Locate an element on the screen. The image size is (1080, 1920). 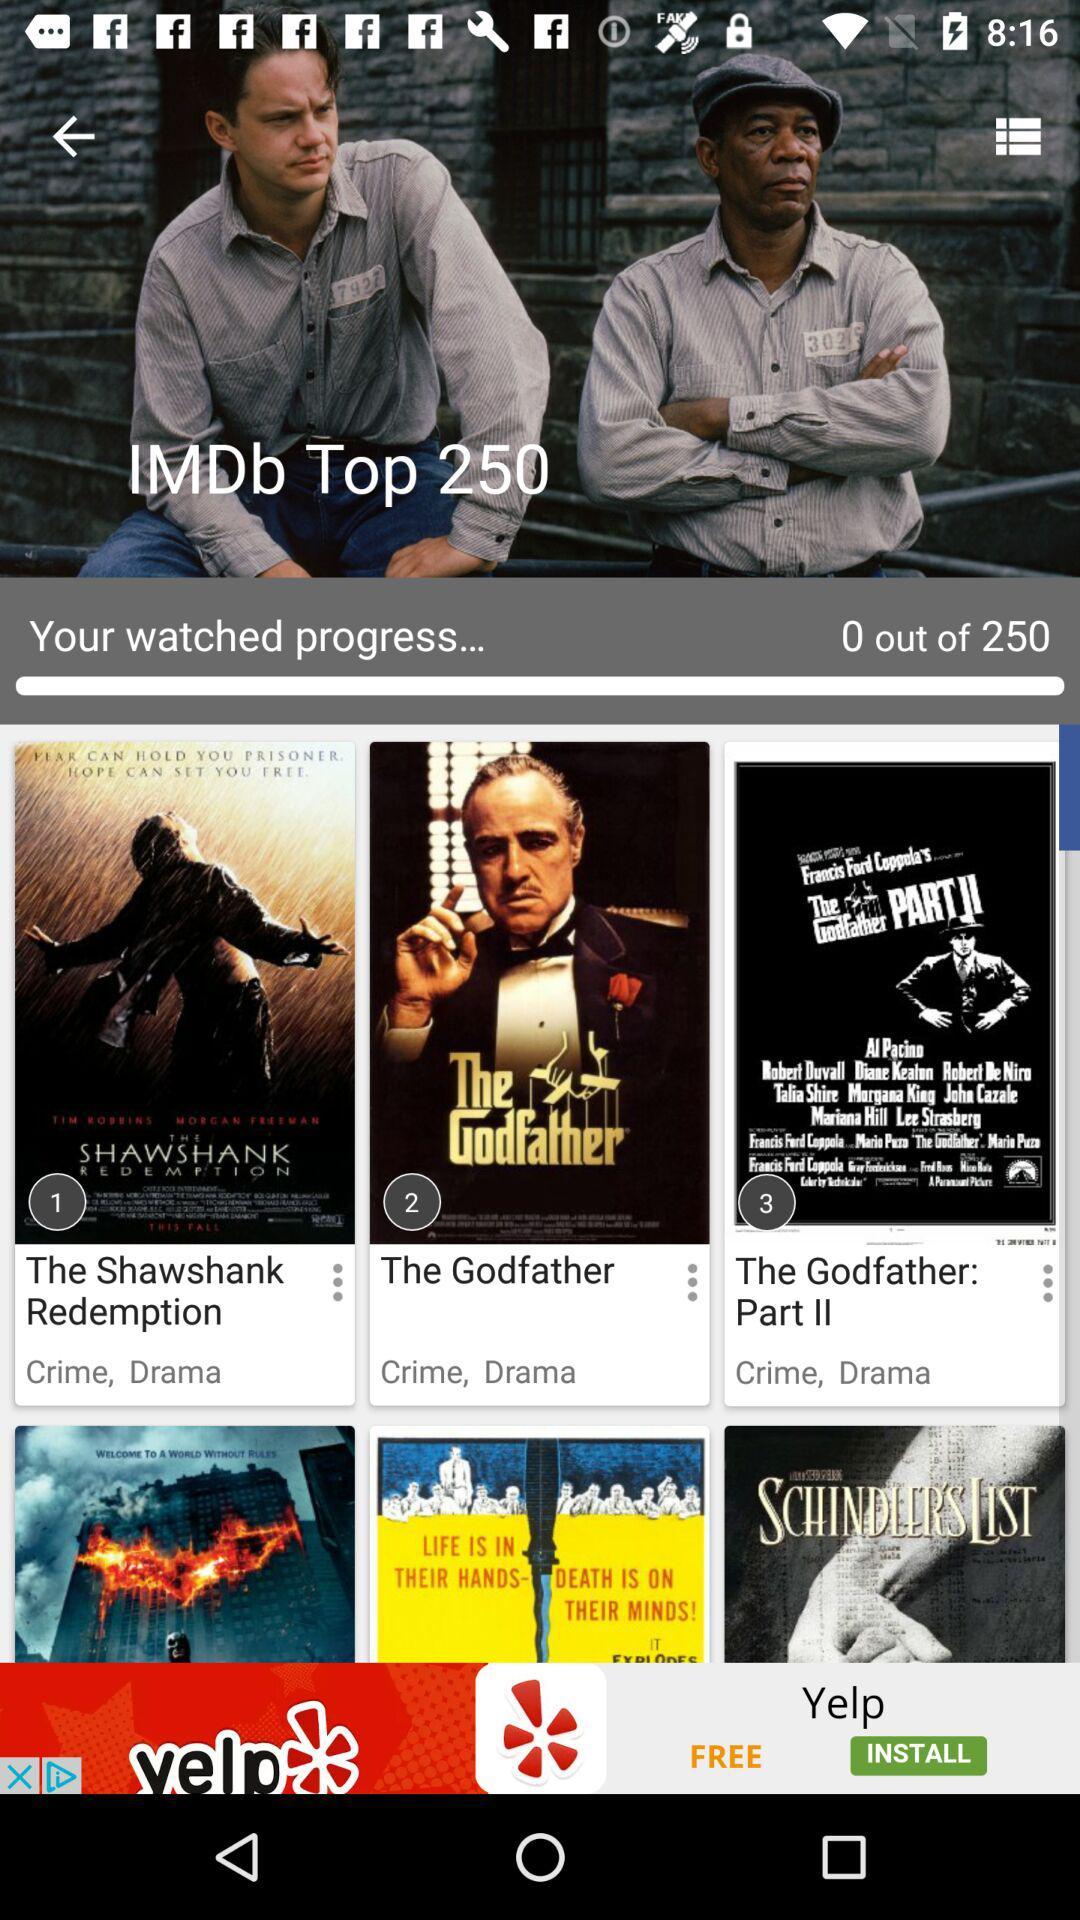
the movie number 1 is located at coordinates (185, 960).